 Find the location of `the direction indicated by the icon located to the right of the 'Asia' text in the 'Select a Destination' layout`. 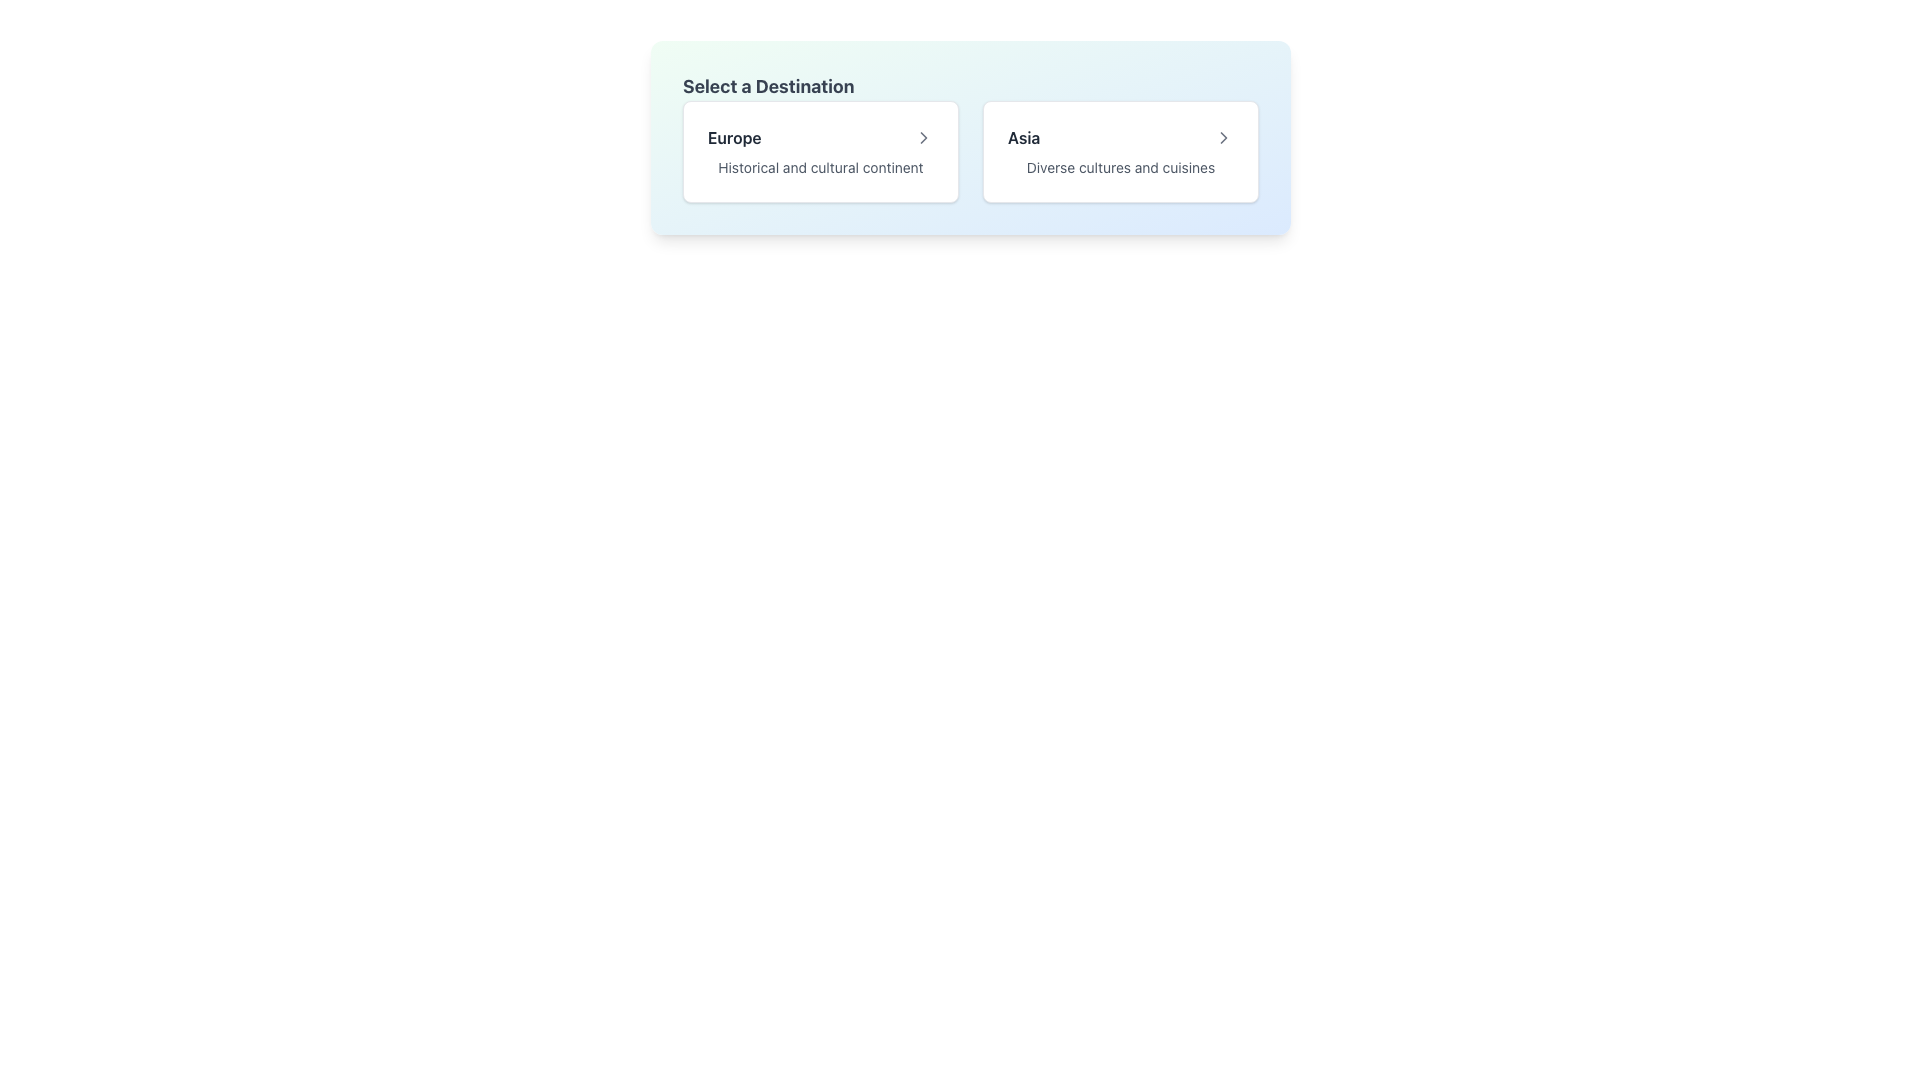

the direction indicated by the icon located to the right of the 'Asia' text in the 'Select a Destination' layout is located at coordinates (1223, 137).